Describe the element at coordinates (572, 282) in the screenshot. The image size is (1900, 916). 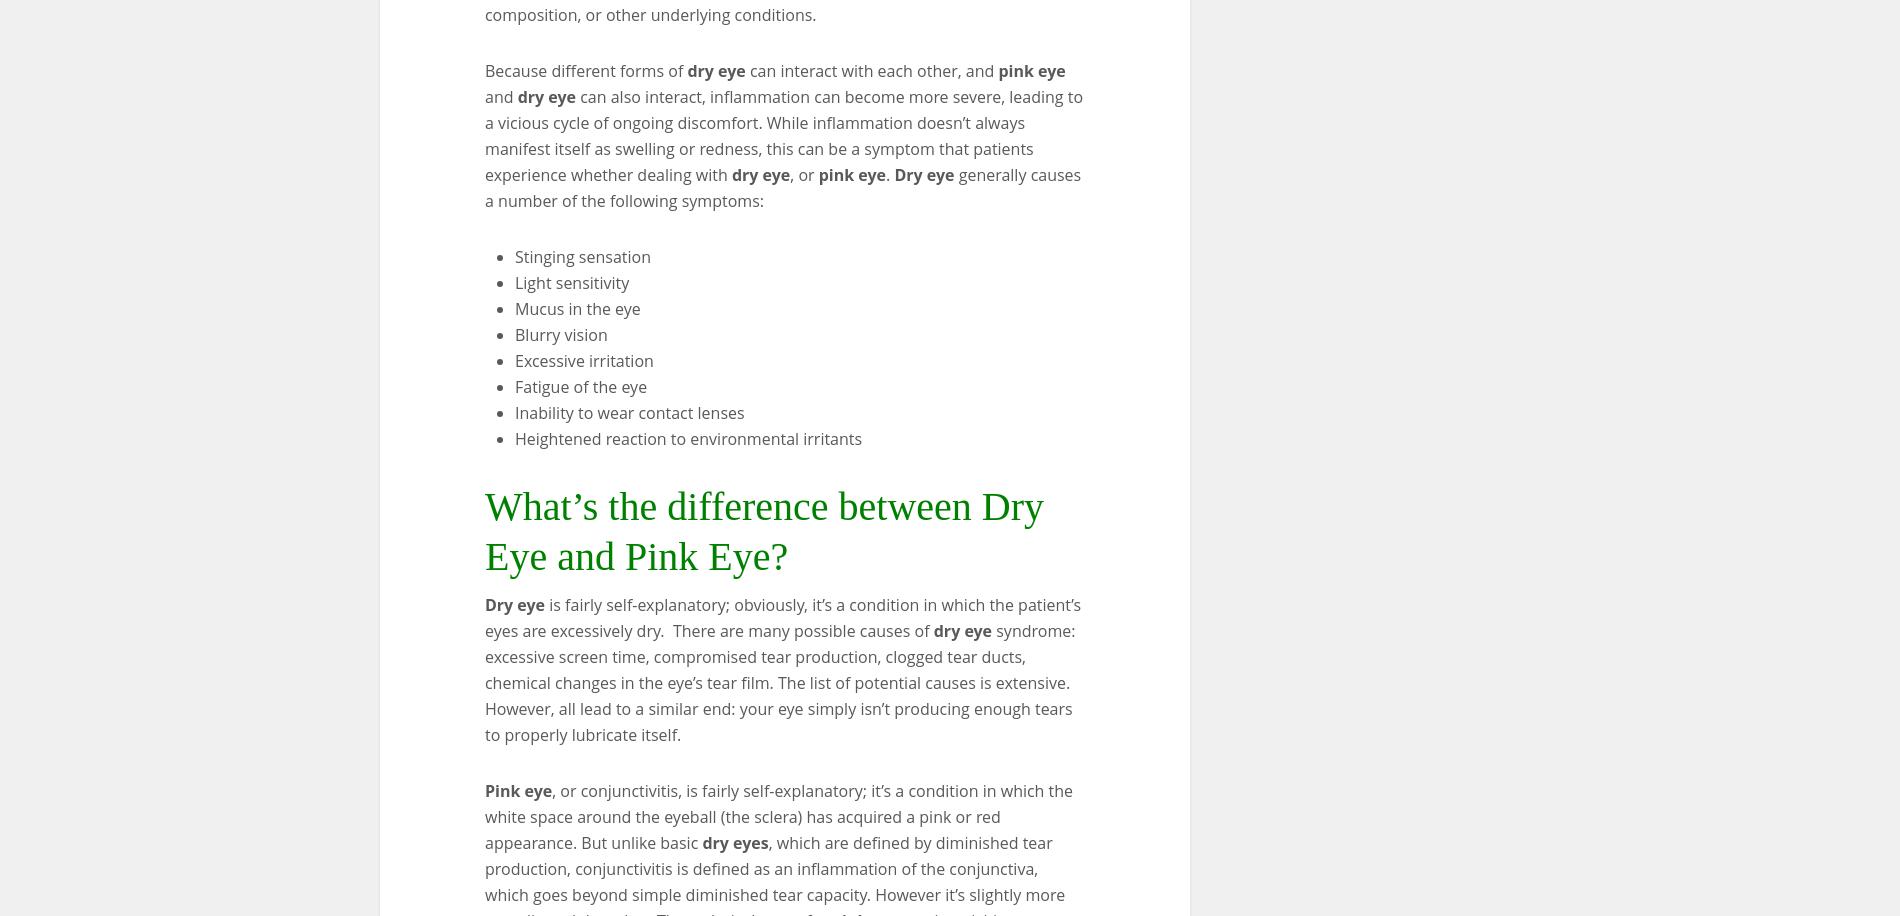
I see `'Light sensitivity'` at that location.